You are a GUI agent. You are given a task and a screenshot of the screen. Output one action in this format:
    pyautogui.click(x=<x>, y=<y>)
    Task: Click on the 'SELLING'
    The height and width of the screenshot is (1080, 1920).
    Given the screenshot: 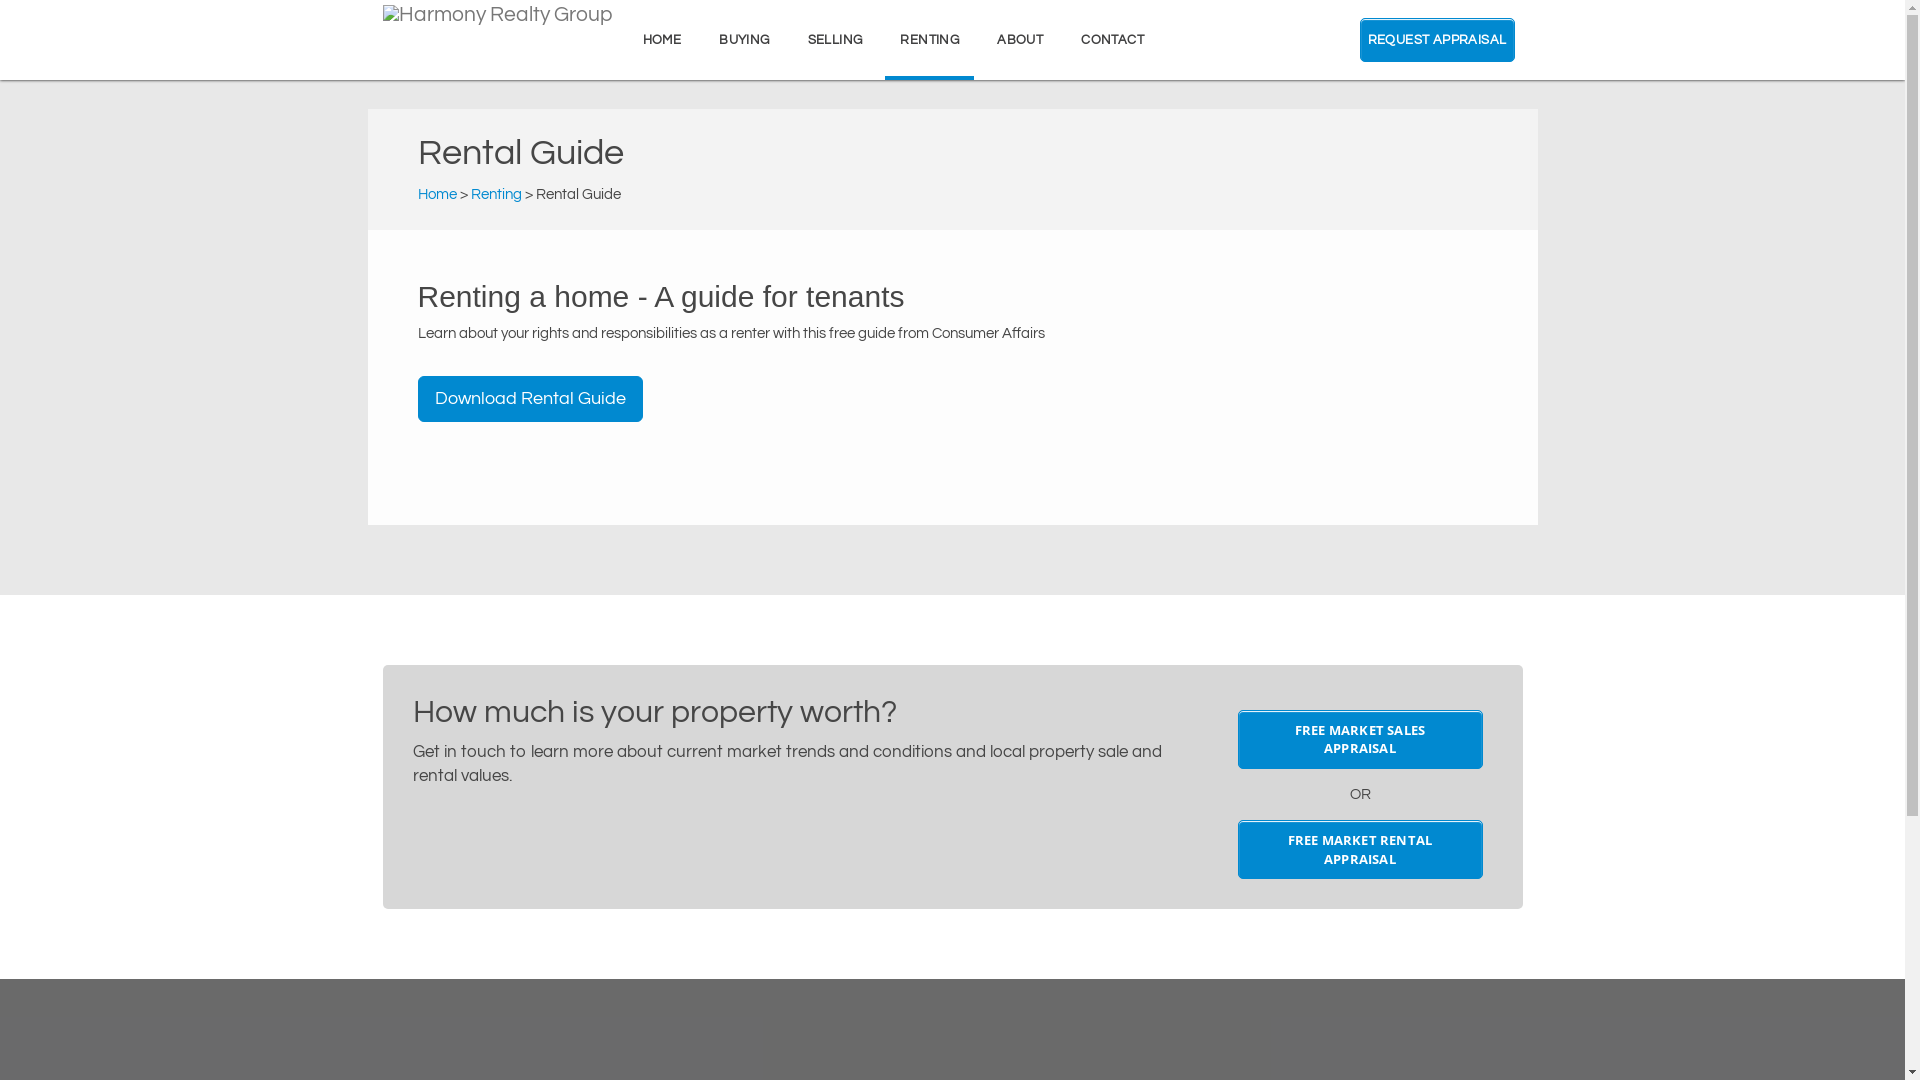 What is the action you would take?
    pyautogui.click(x=835, y=39)
    